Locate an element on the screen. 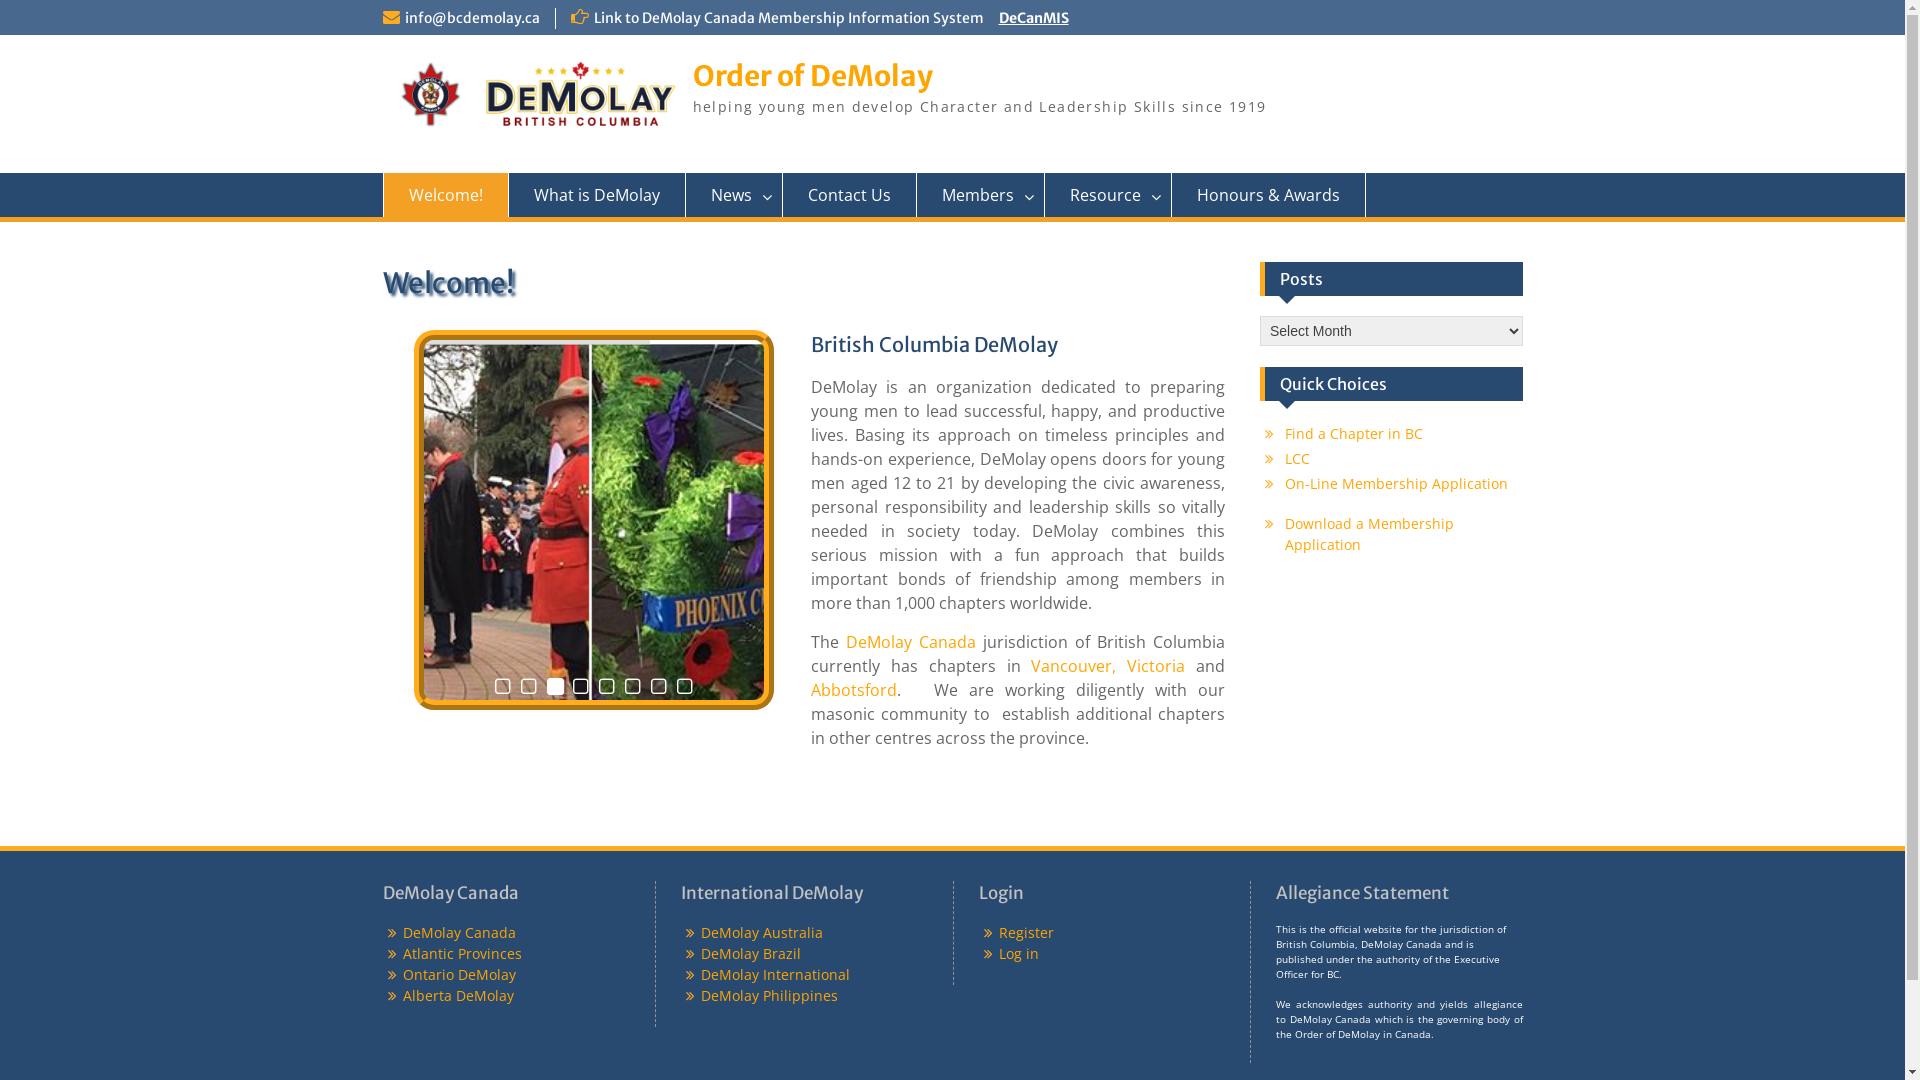 The width and height of the screenshot is (1920, 1080). 'Find a Chapter in BC' is located at coordinates (1353, 432).